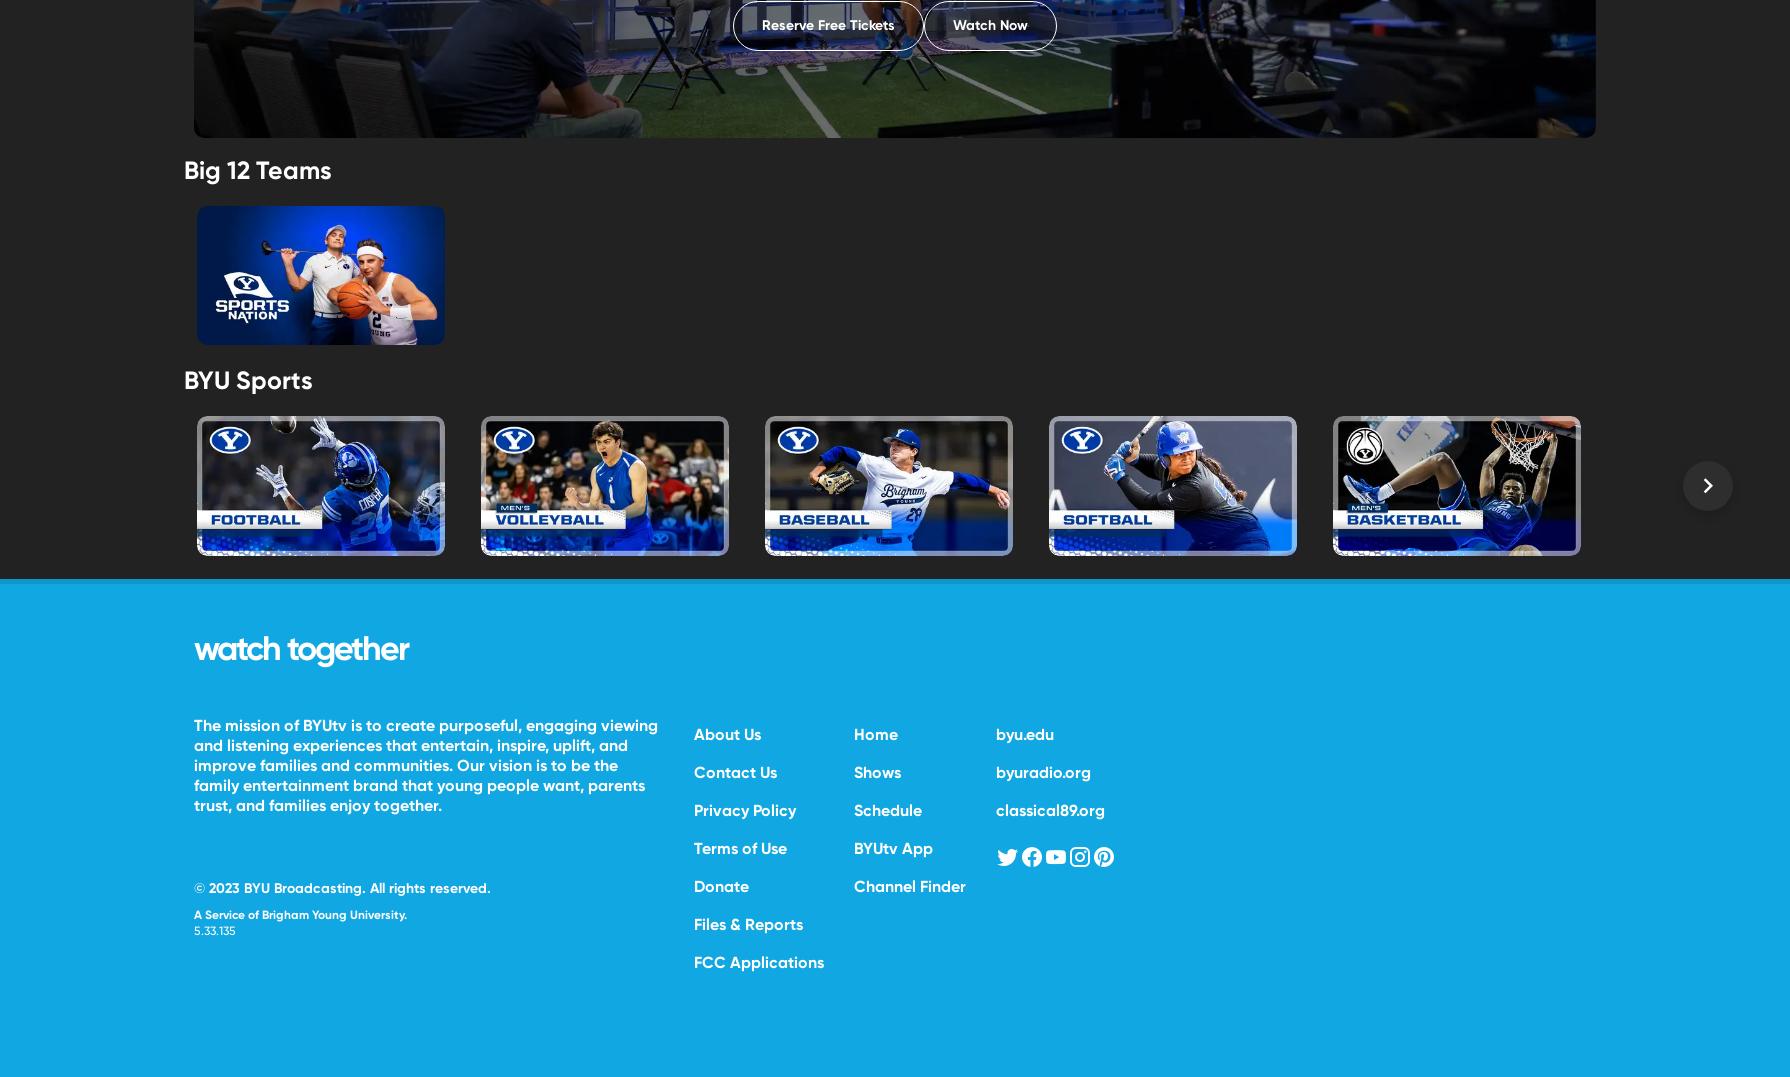  Describe the element at coordinates (875, 733) in the screenshot. I see `'Home'` at that location.